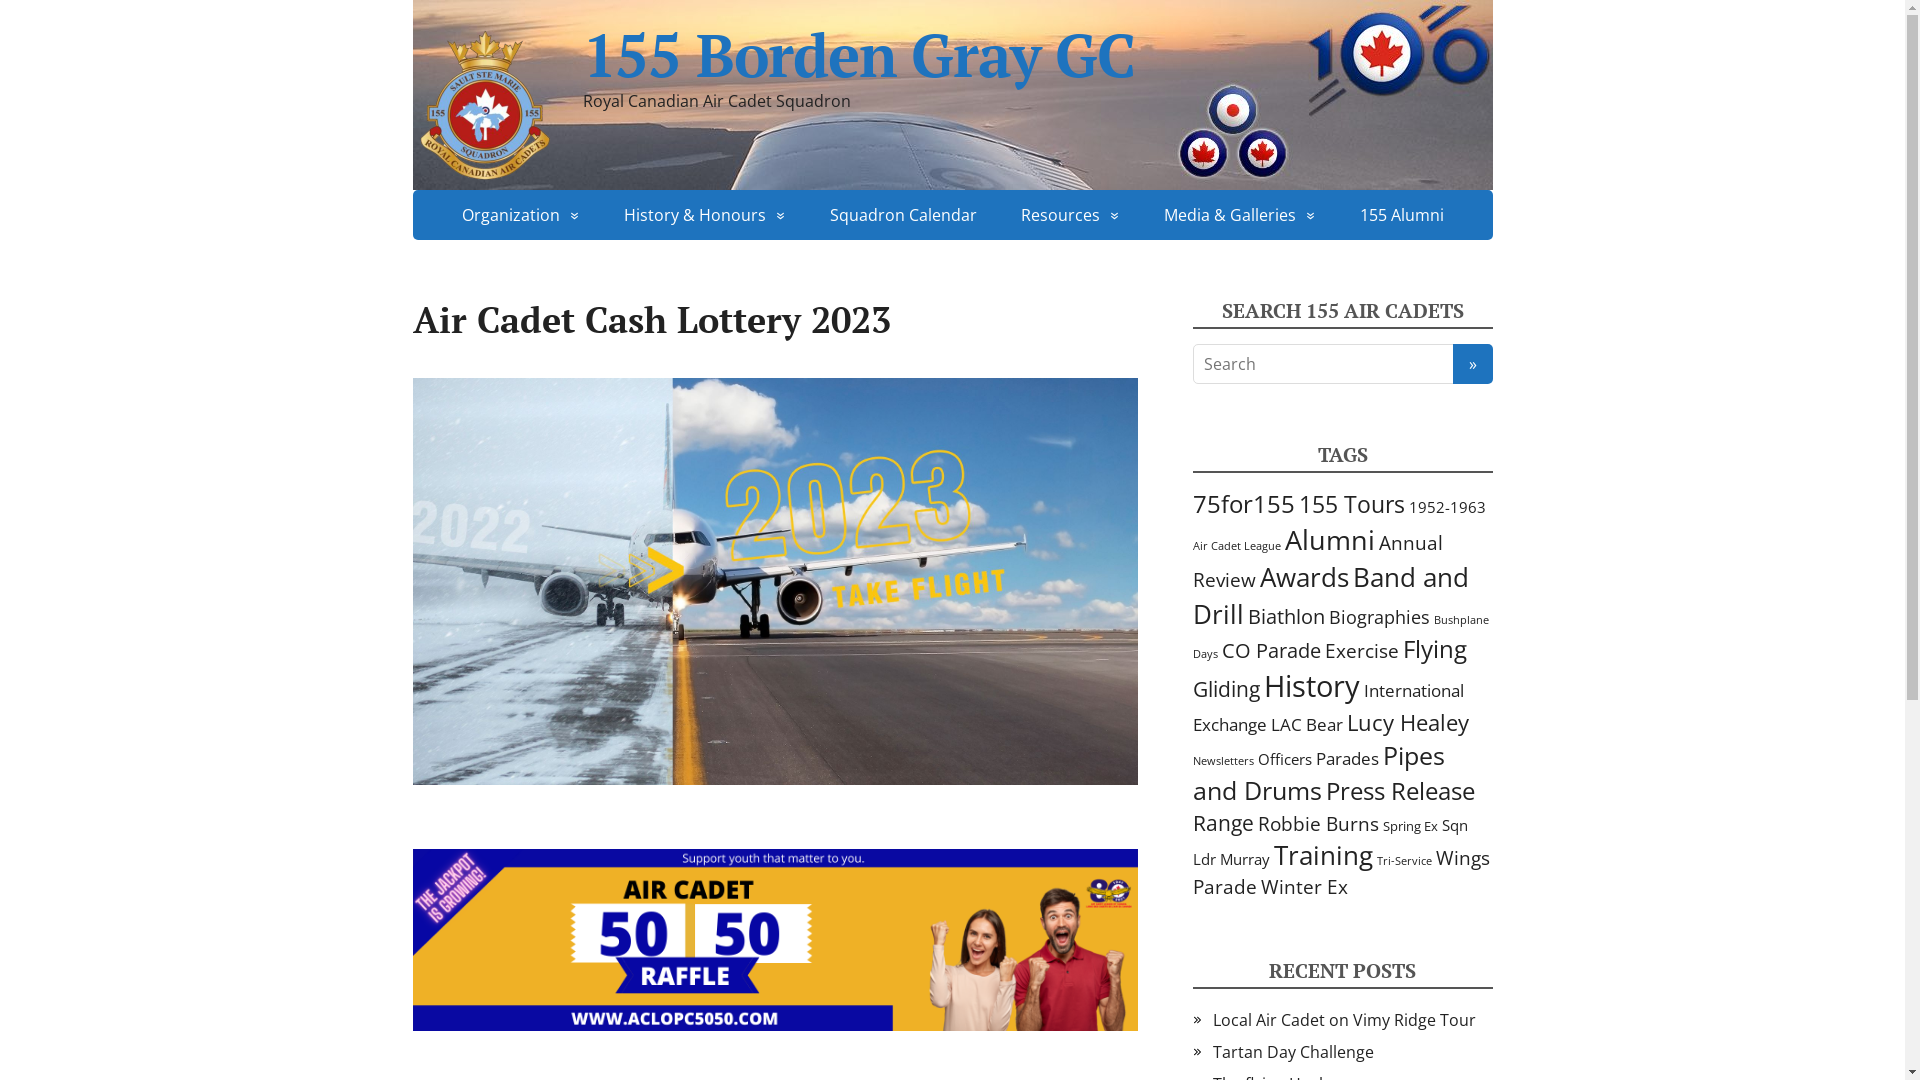 The image size is (1920, 1080). What do you see at coordinates (1446, 505) in the screenshot?
I see `'1952-1963'` at bounding box center [1446, 505].